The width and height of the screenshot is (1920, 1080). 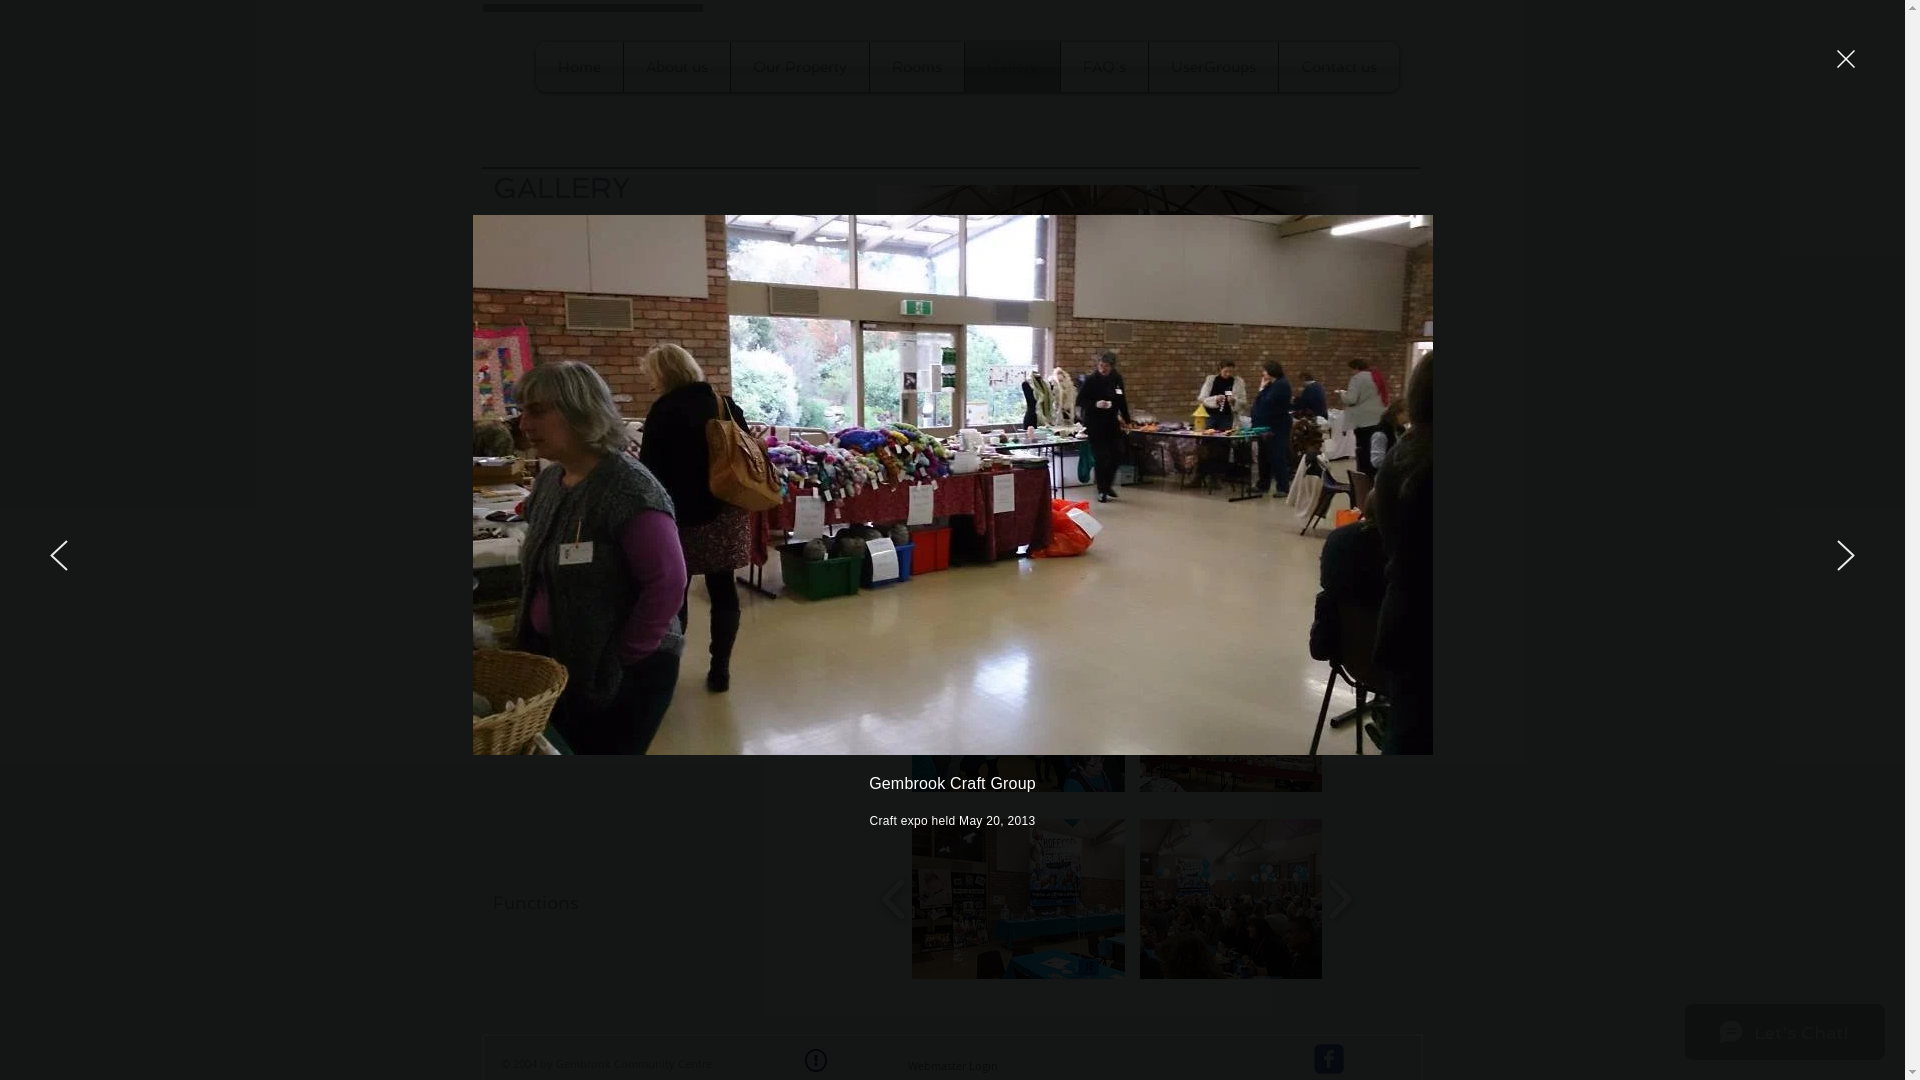 I want to click on 'Rooms', so click(x=915, y=65).